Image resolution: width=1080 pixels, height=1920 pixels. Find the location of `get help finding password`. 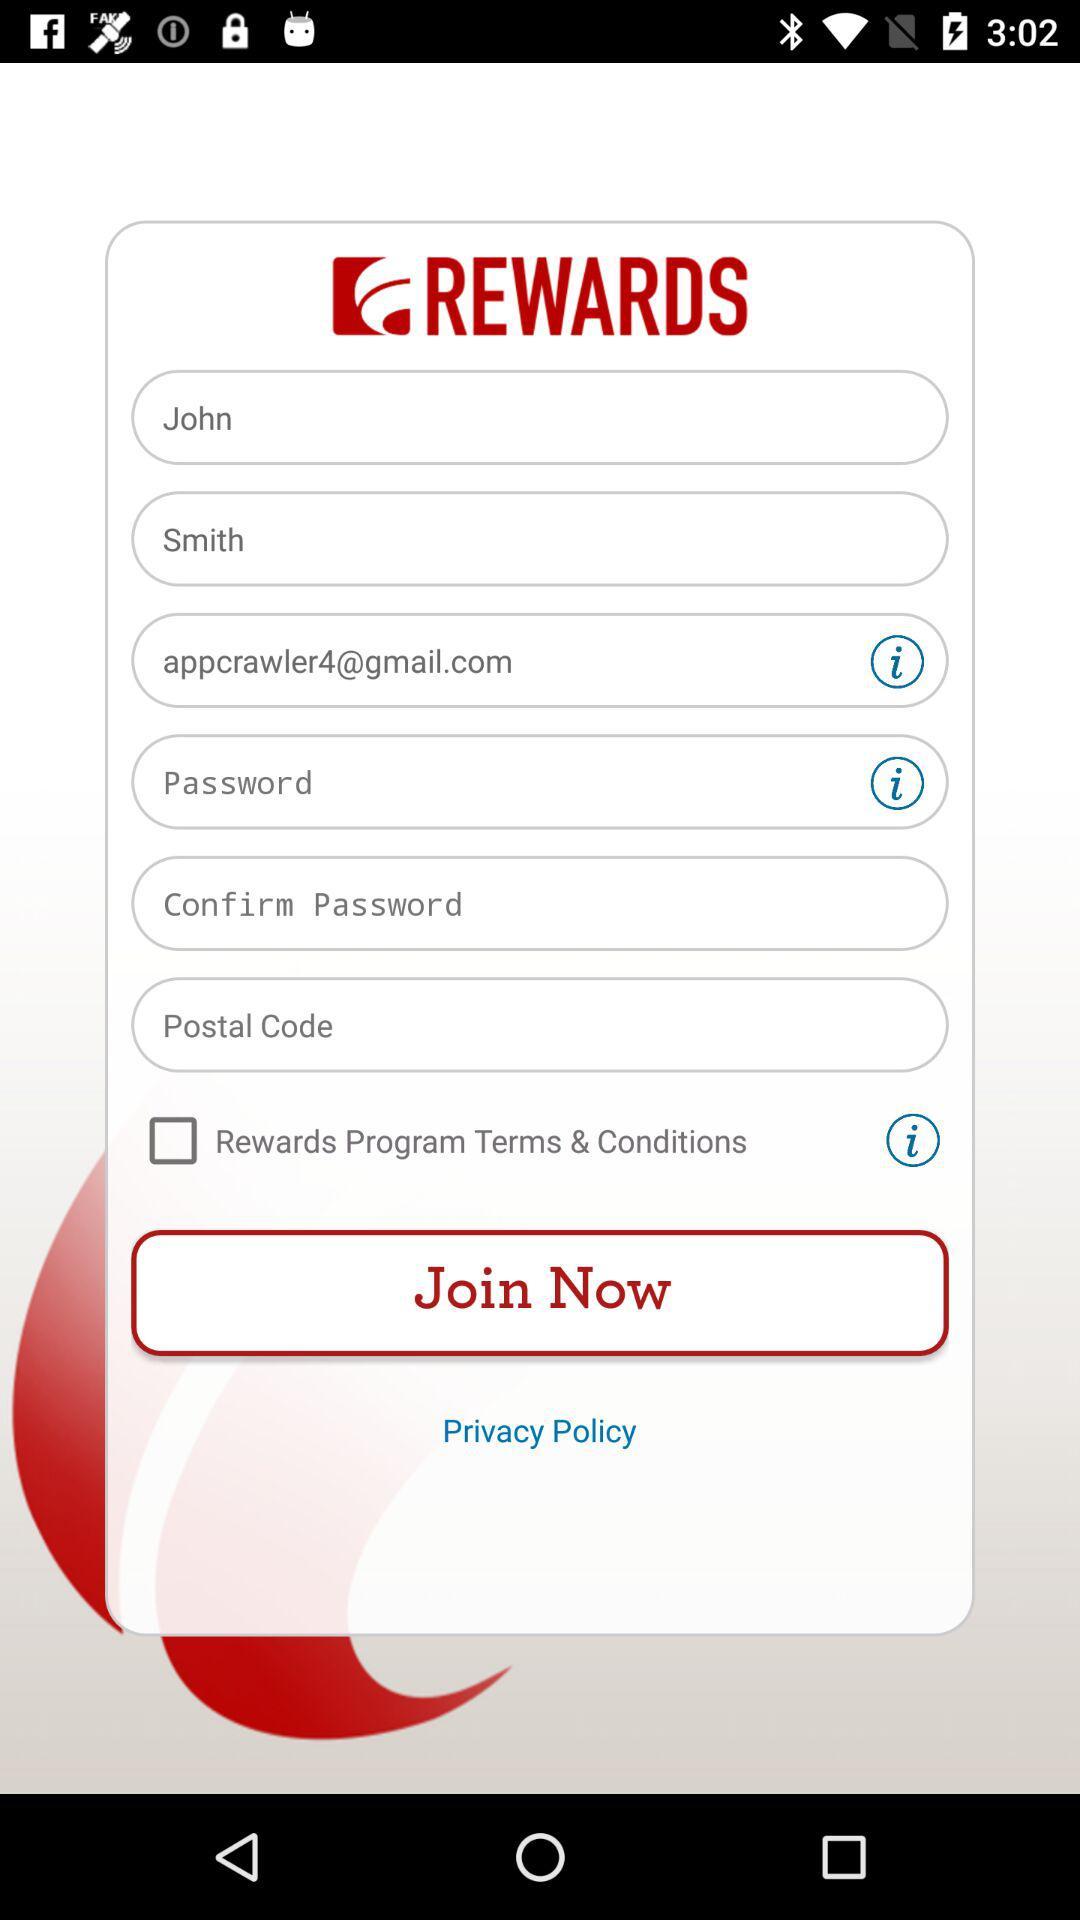

get help finding password is located at coordinates (896, 782).